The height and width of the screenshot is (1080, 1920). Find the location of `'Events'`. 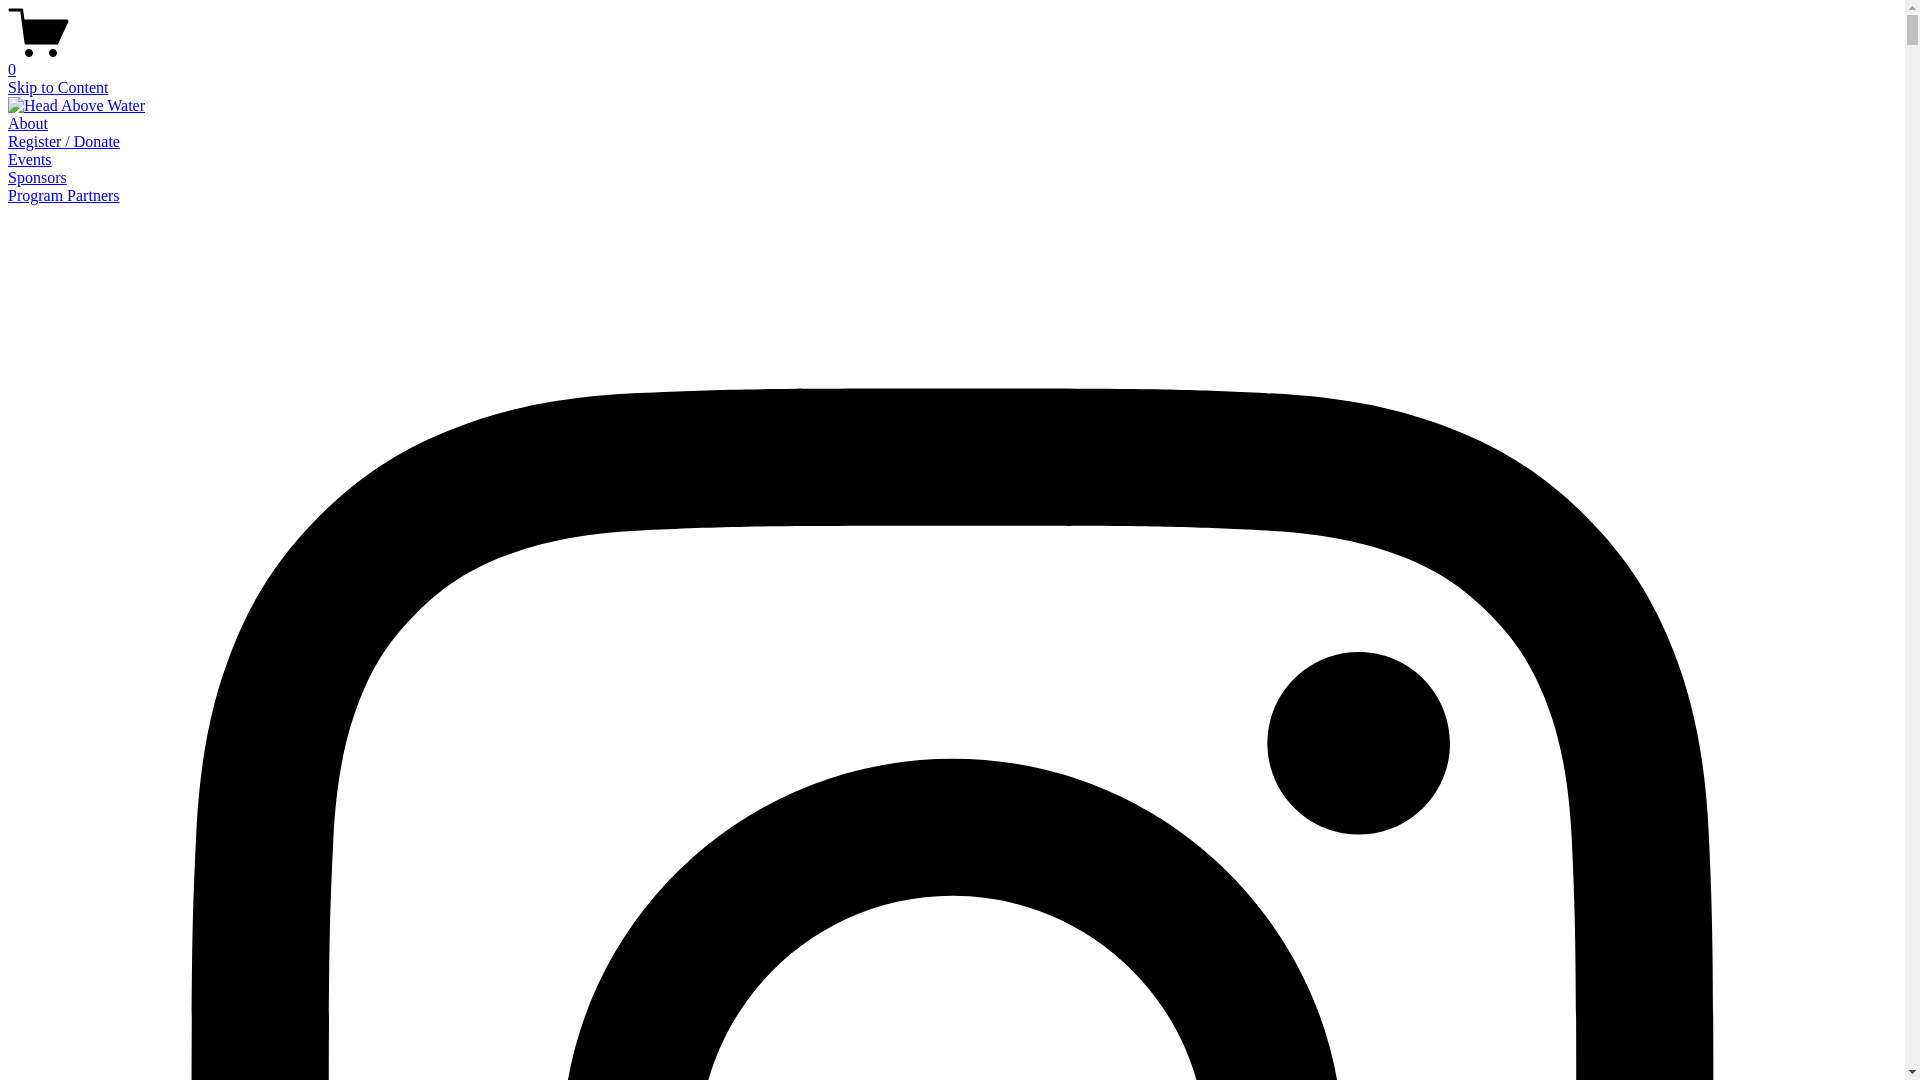

'Events' is located at coordinates (29, 158).